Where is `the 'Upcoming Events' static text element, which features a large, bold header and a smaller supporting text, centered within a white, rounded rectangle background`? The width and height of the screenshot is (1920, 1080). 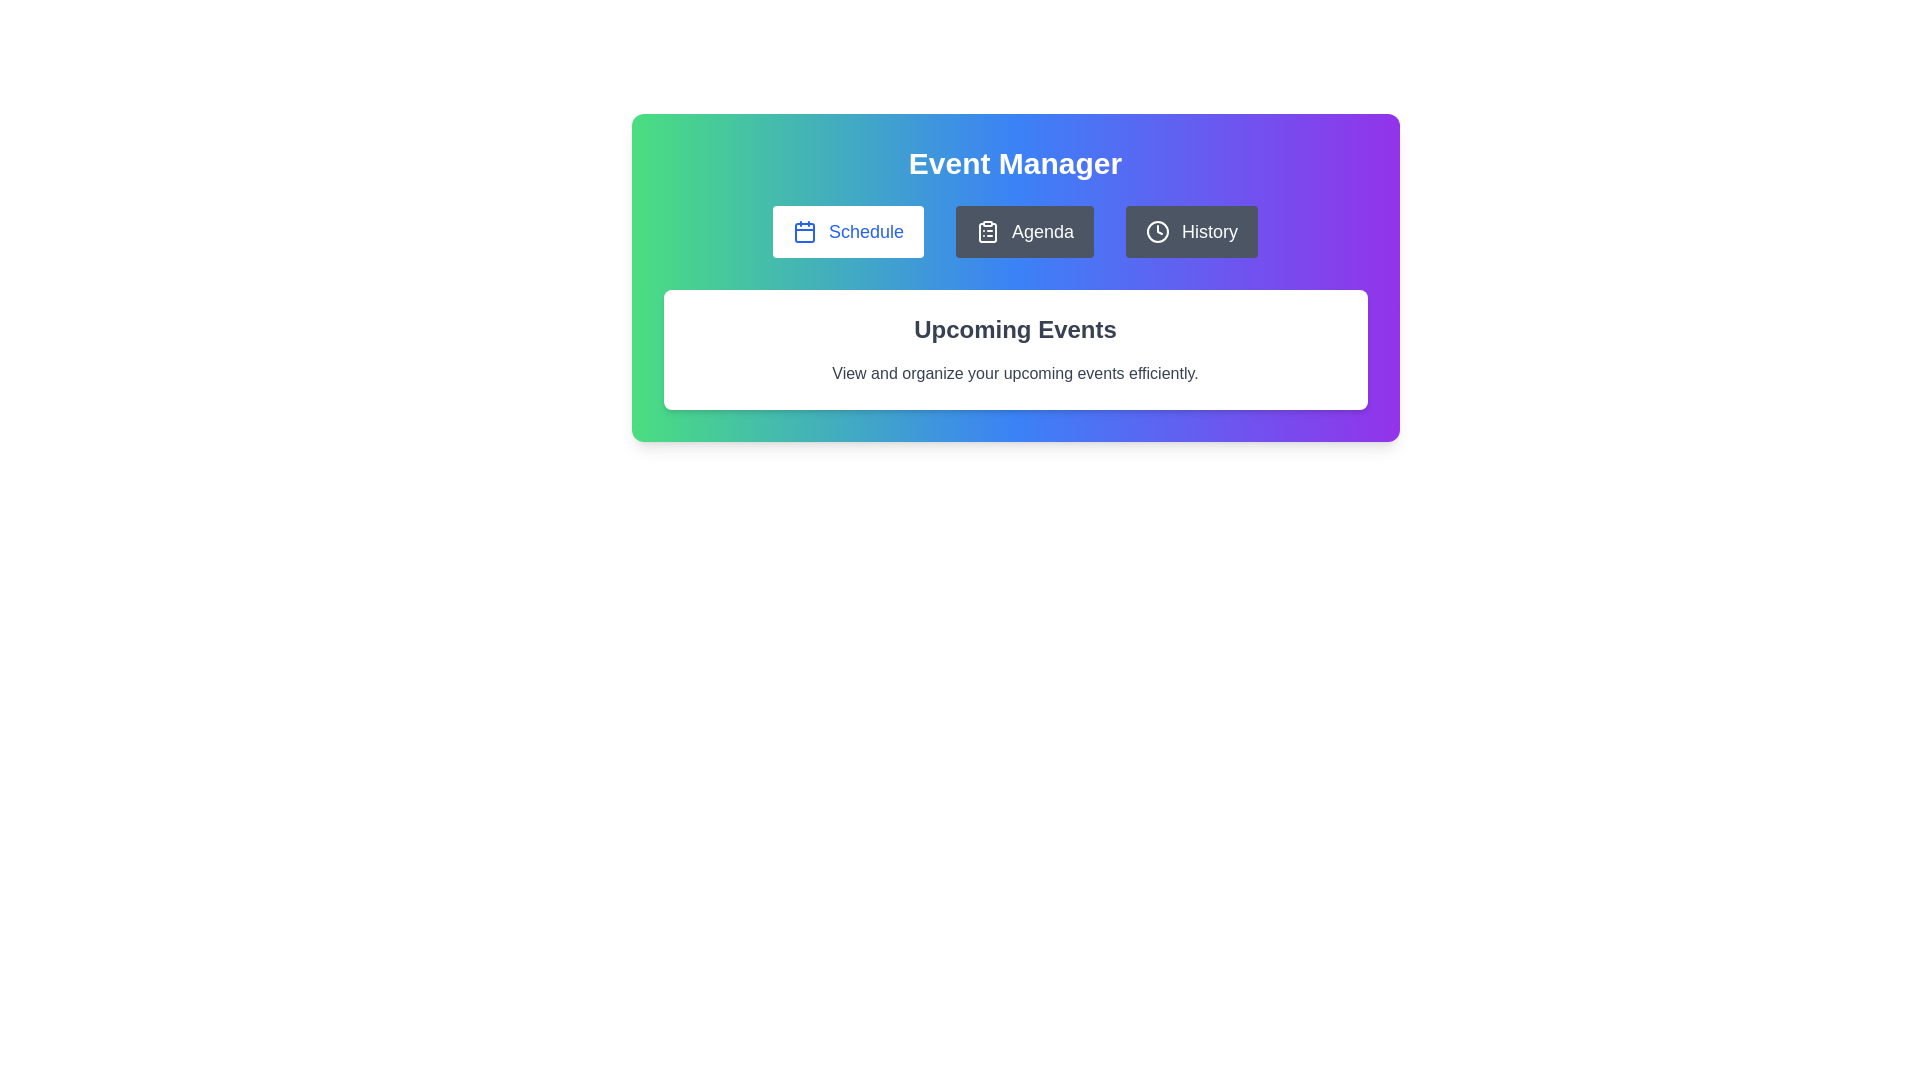
the 'Upcoming Events' static text element, which features a large, bold header and a smaller supporting text, centered within a white, rounded rectangle background is located at coordinates (1015, 349).